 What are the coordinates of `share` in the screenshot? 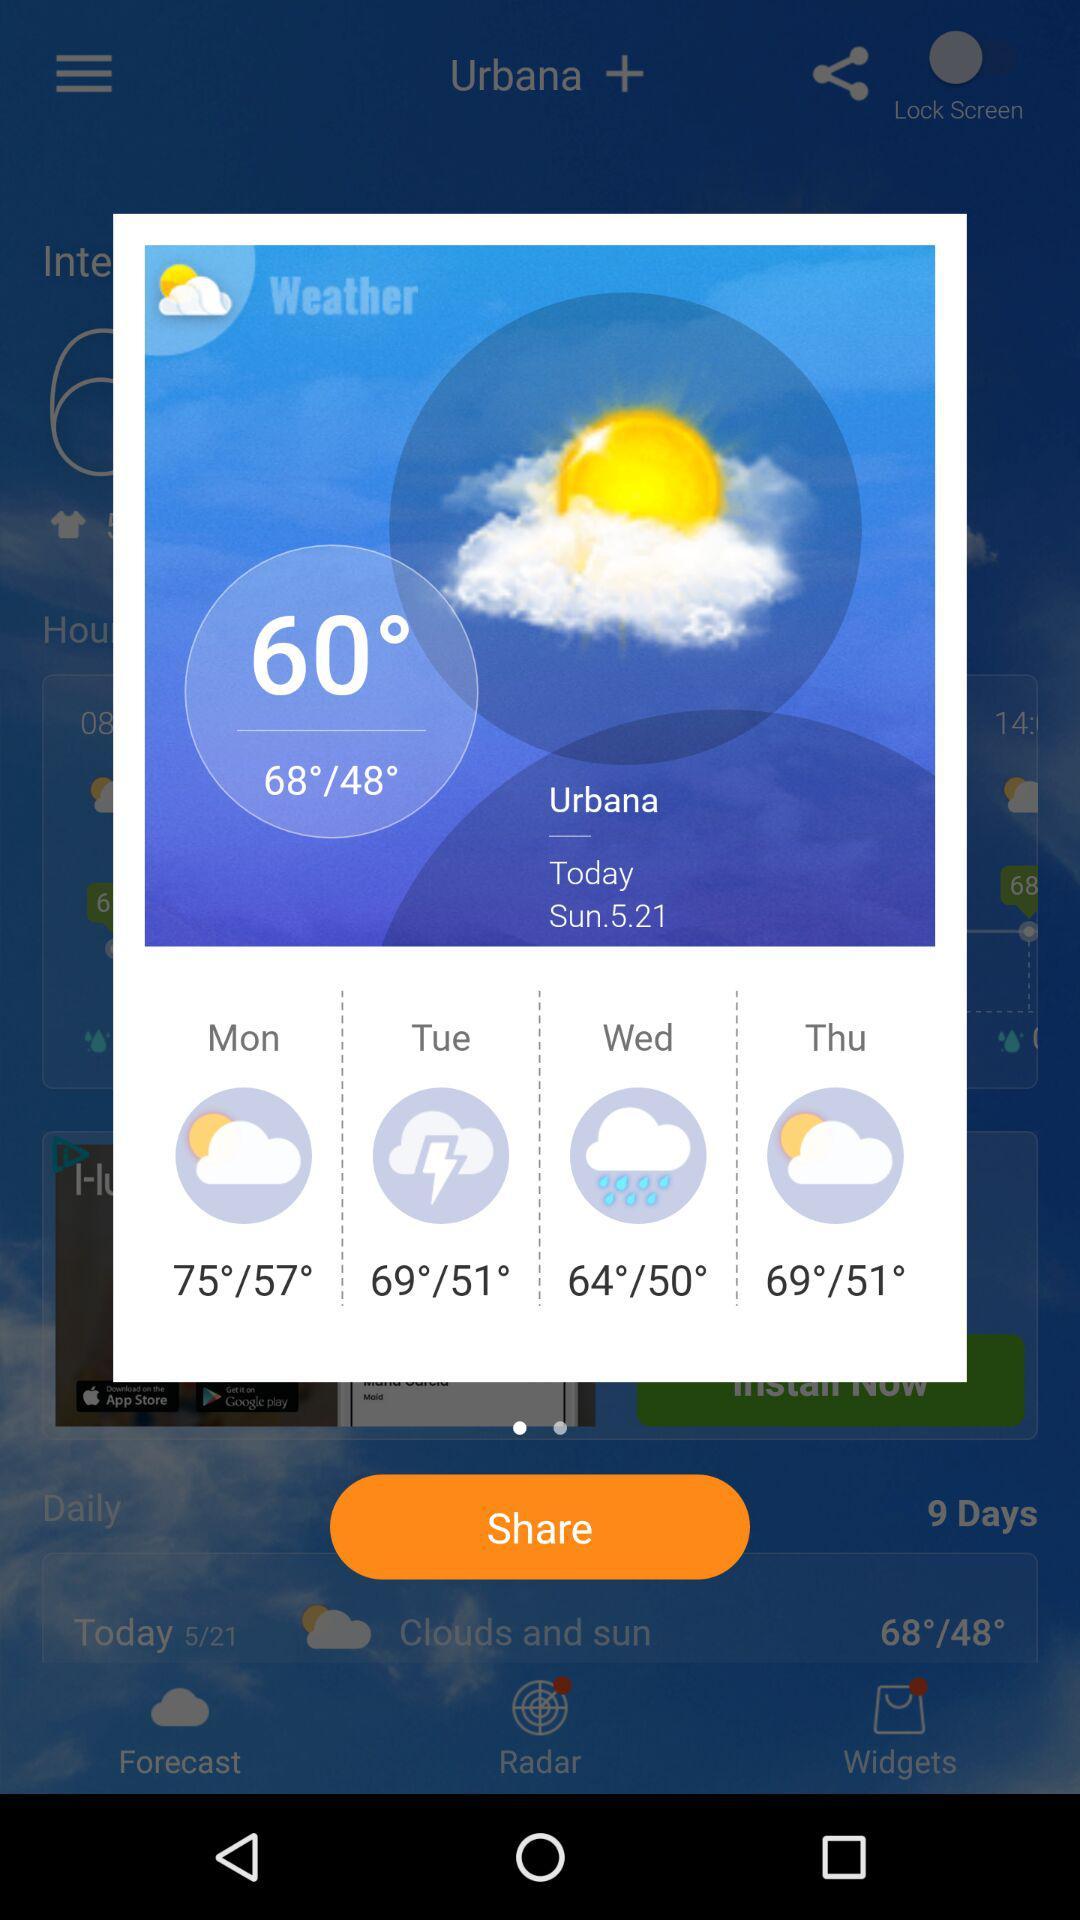 It's located at (540, 1525).